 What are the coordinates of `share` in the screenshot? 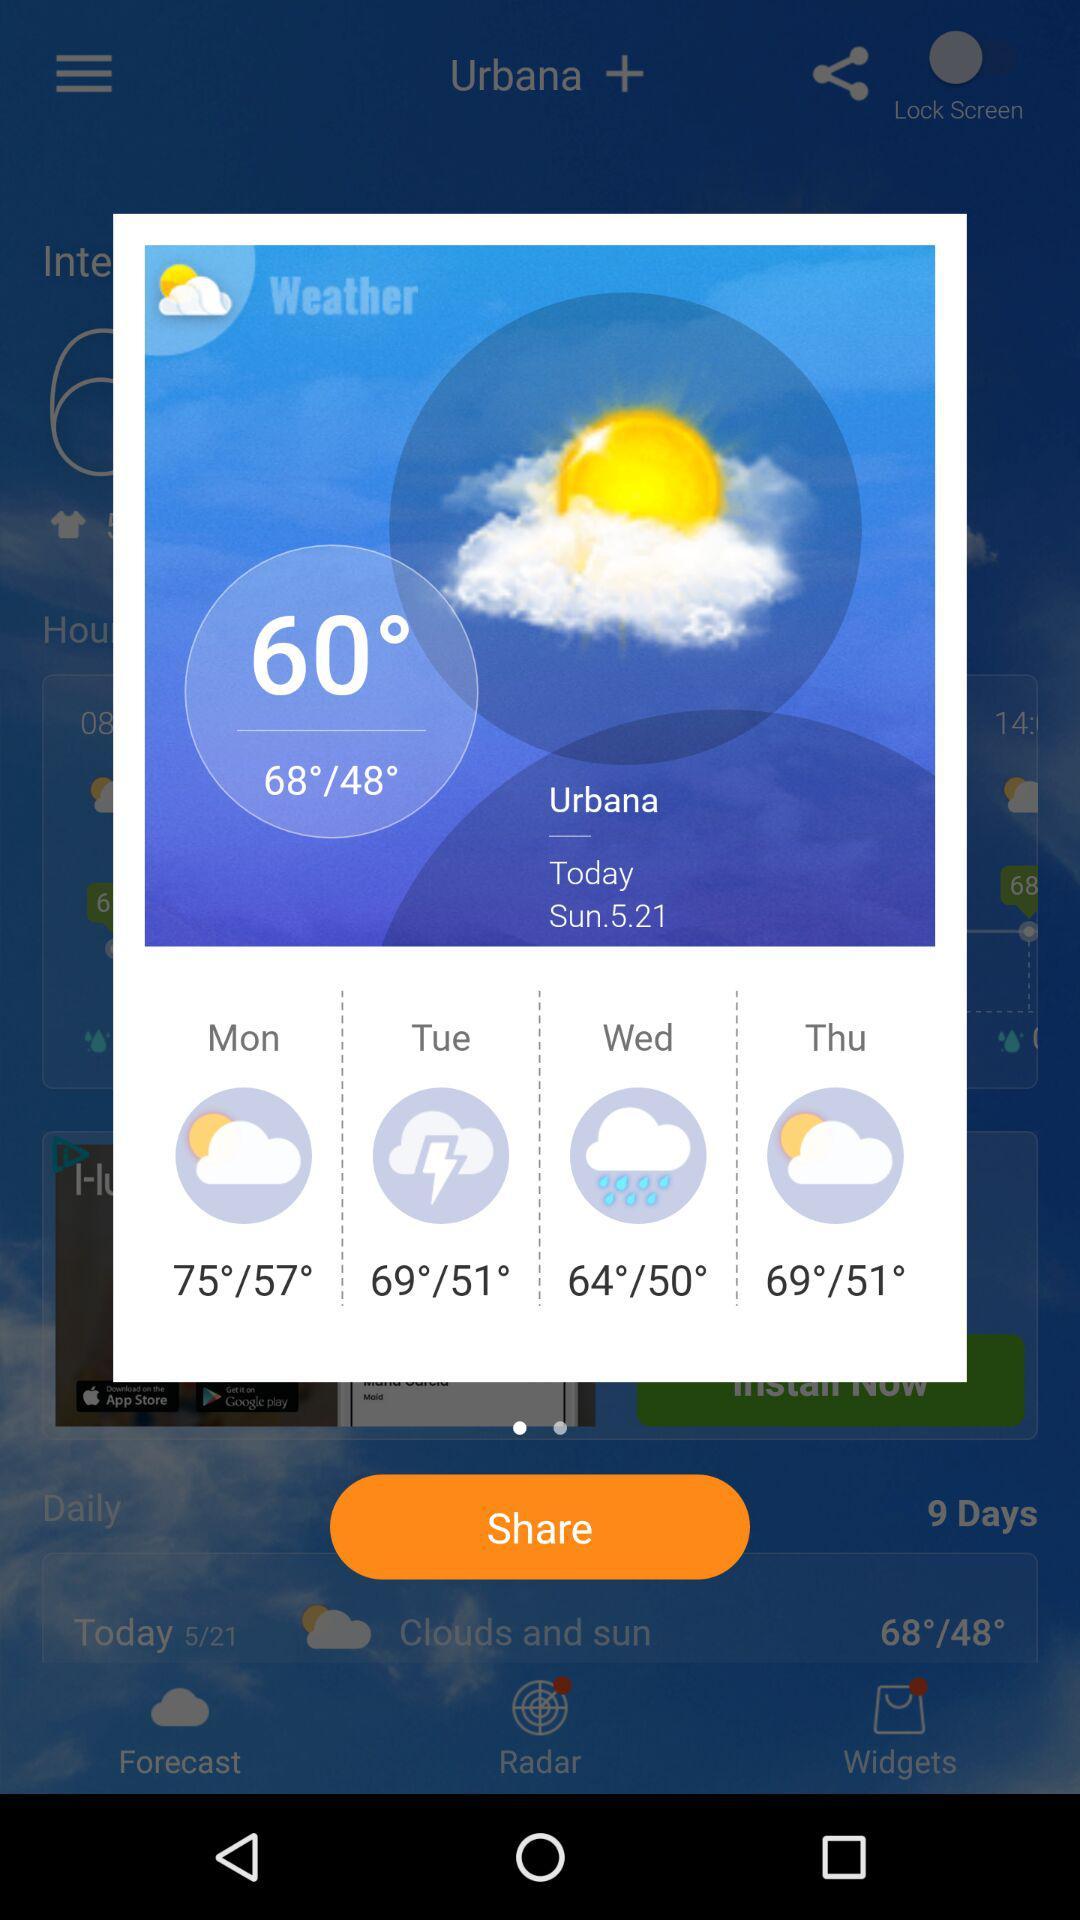 It's located at (540, 1525).